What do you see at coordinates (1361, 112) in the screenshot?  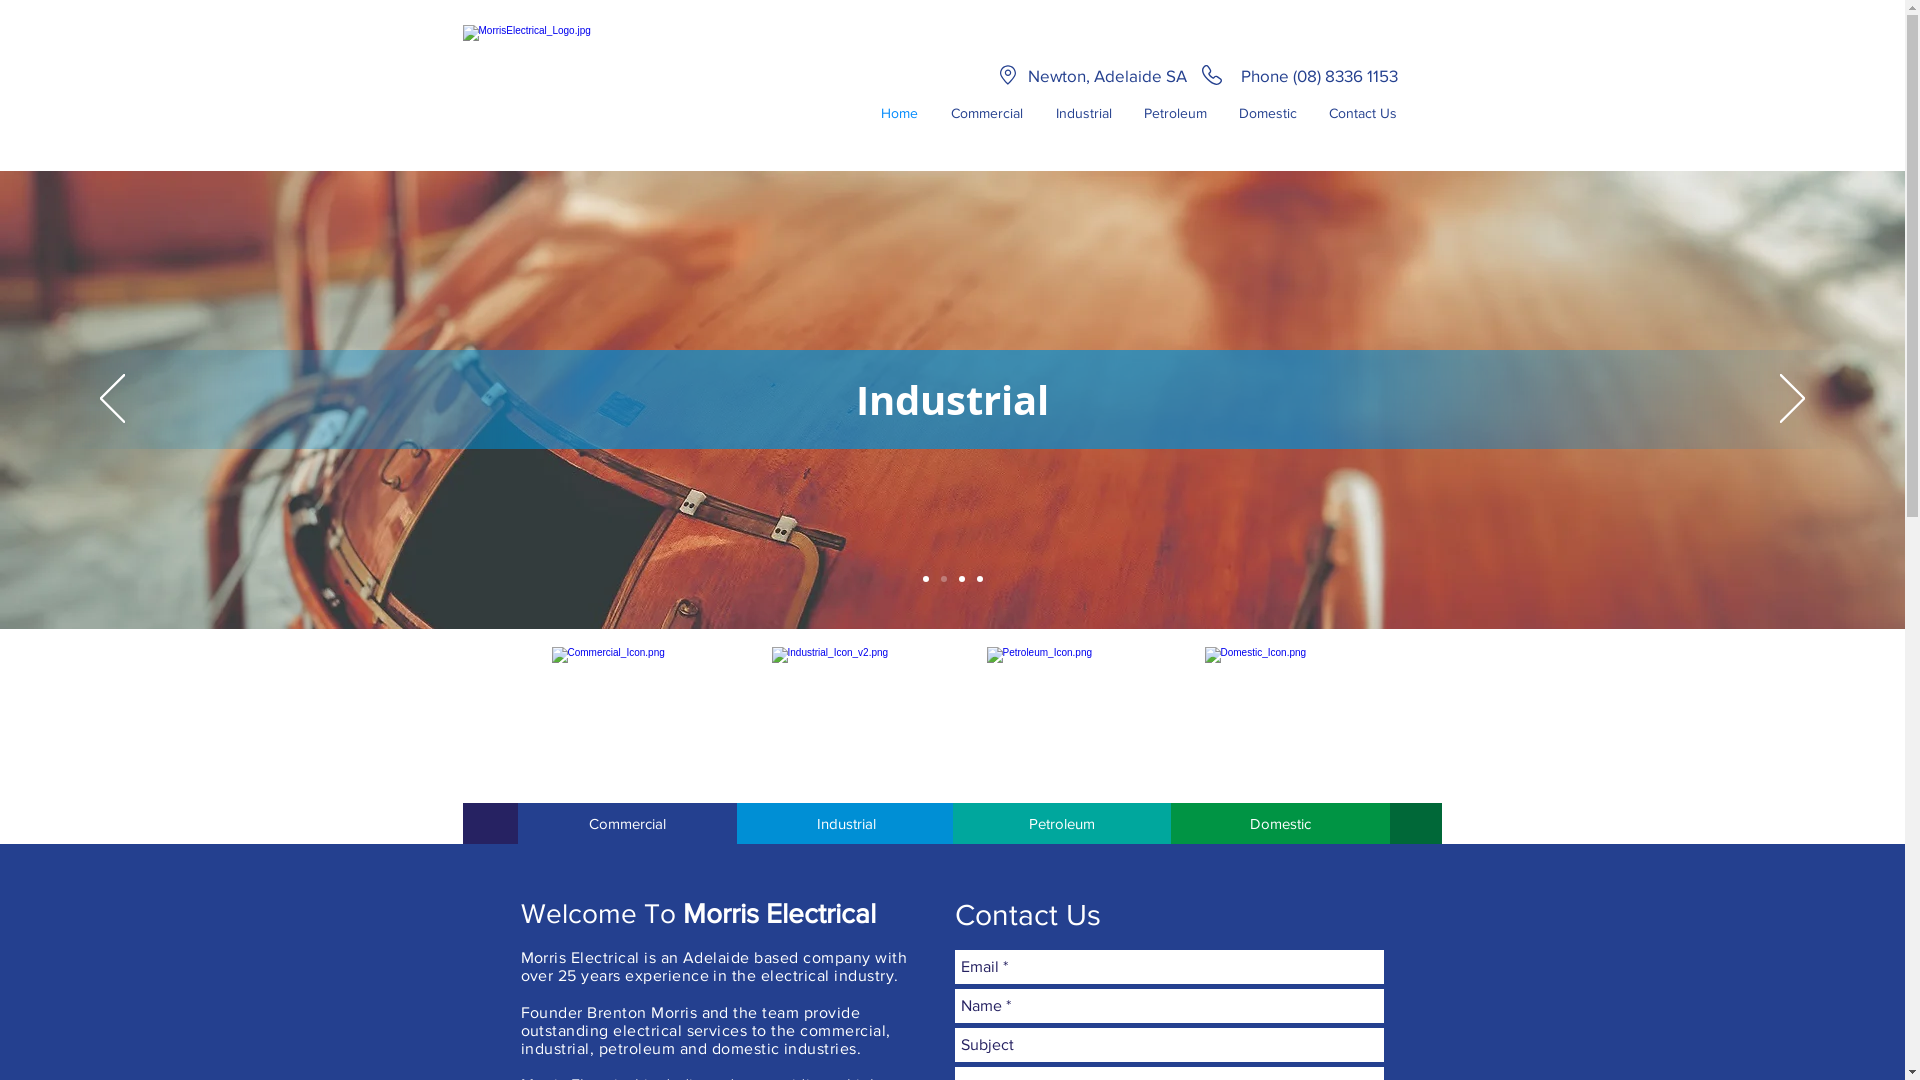 I see `'Contact Us'` at bounding box center [1361, 112].